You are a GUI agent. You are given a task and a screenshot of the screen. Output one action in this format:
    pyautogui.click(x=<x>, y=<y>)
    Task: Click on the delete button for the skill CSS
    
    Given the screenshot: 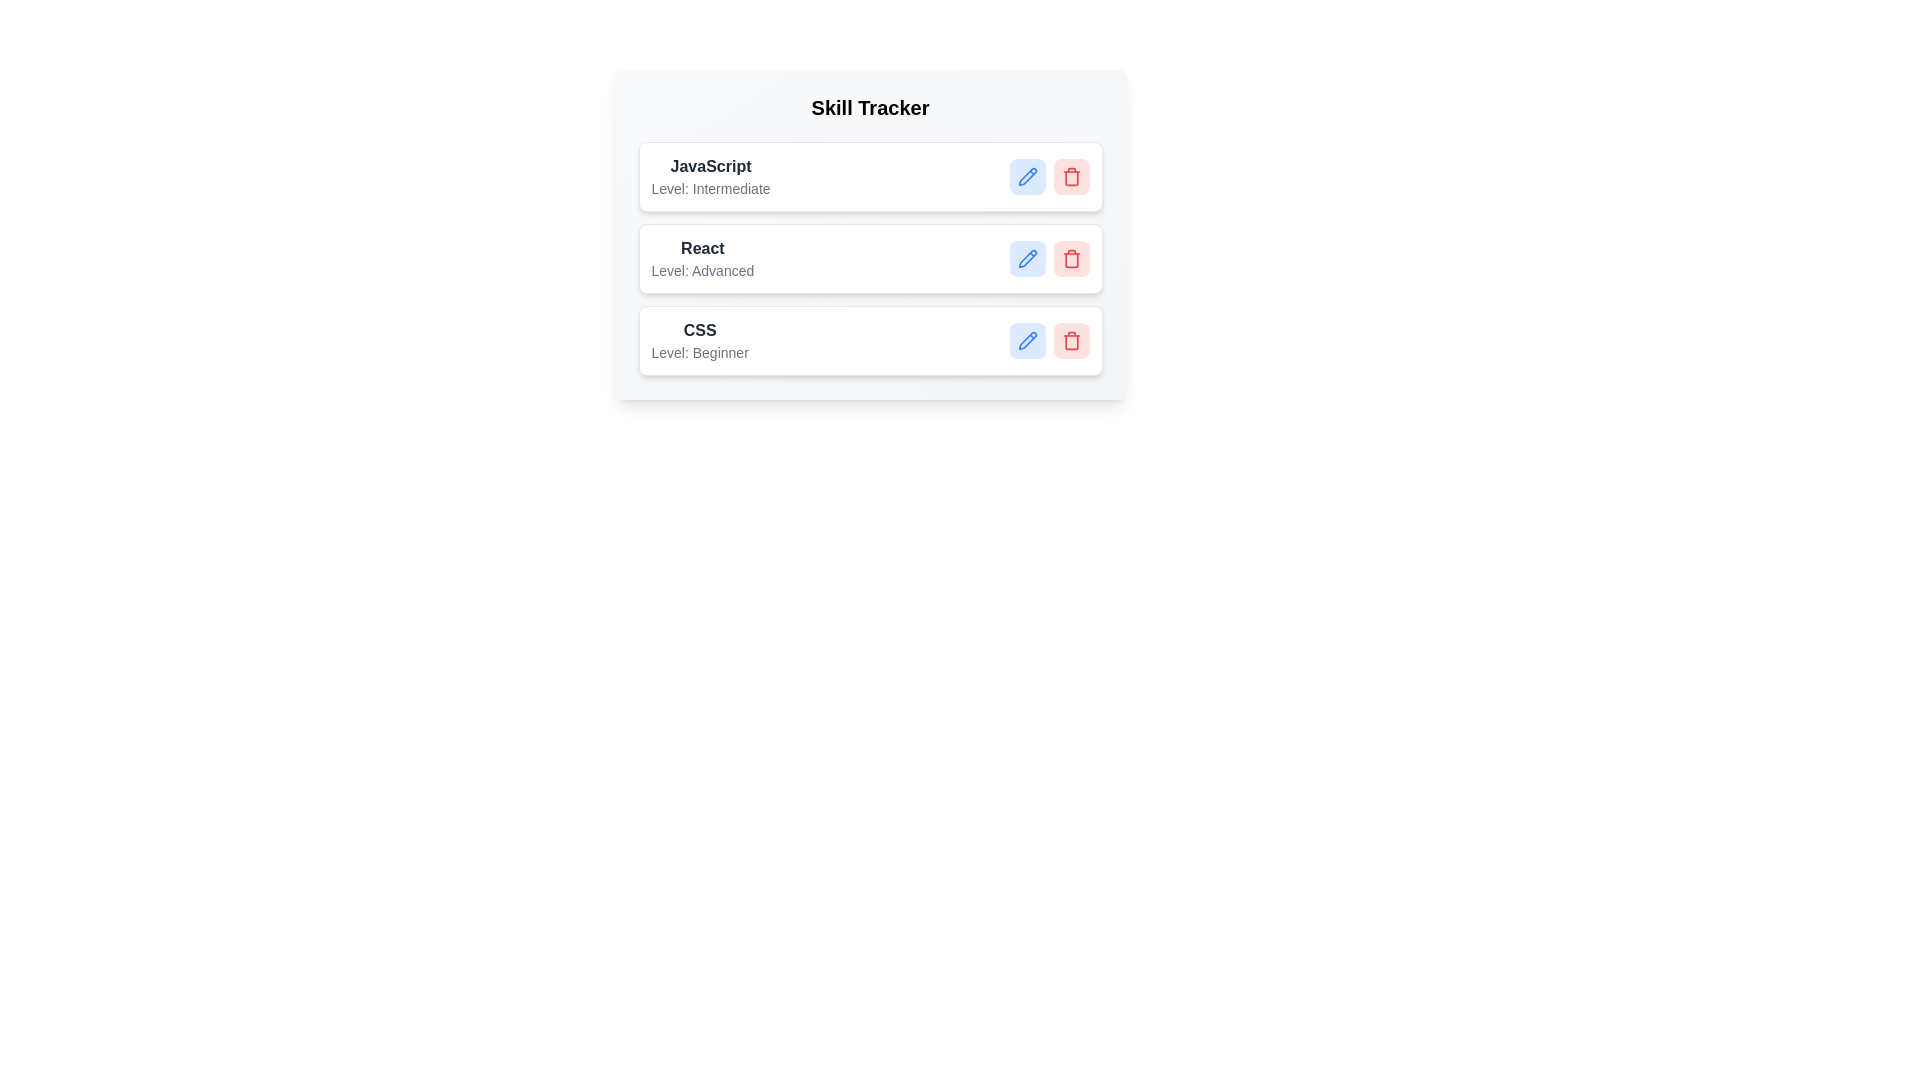 What is the action you would take?
    pyautogui.click(x=1070, y=339)
    